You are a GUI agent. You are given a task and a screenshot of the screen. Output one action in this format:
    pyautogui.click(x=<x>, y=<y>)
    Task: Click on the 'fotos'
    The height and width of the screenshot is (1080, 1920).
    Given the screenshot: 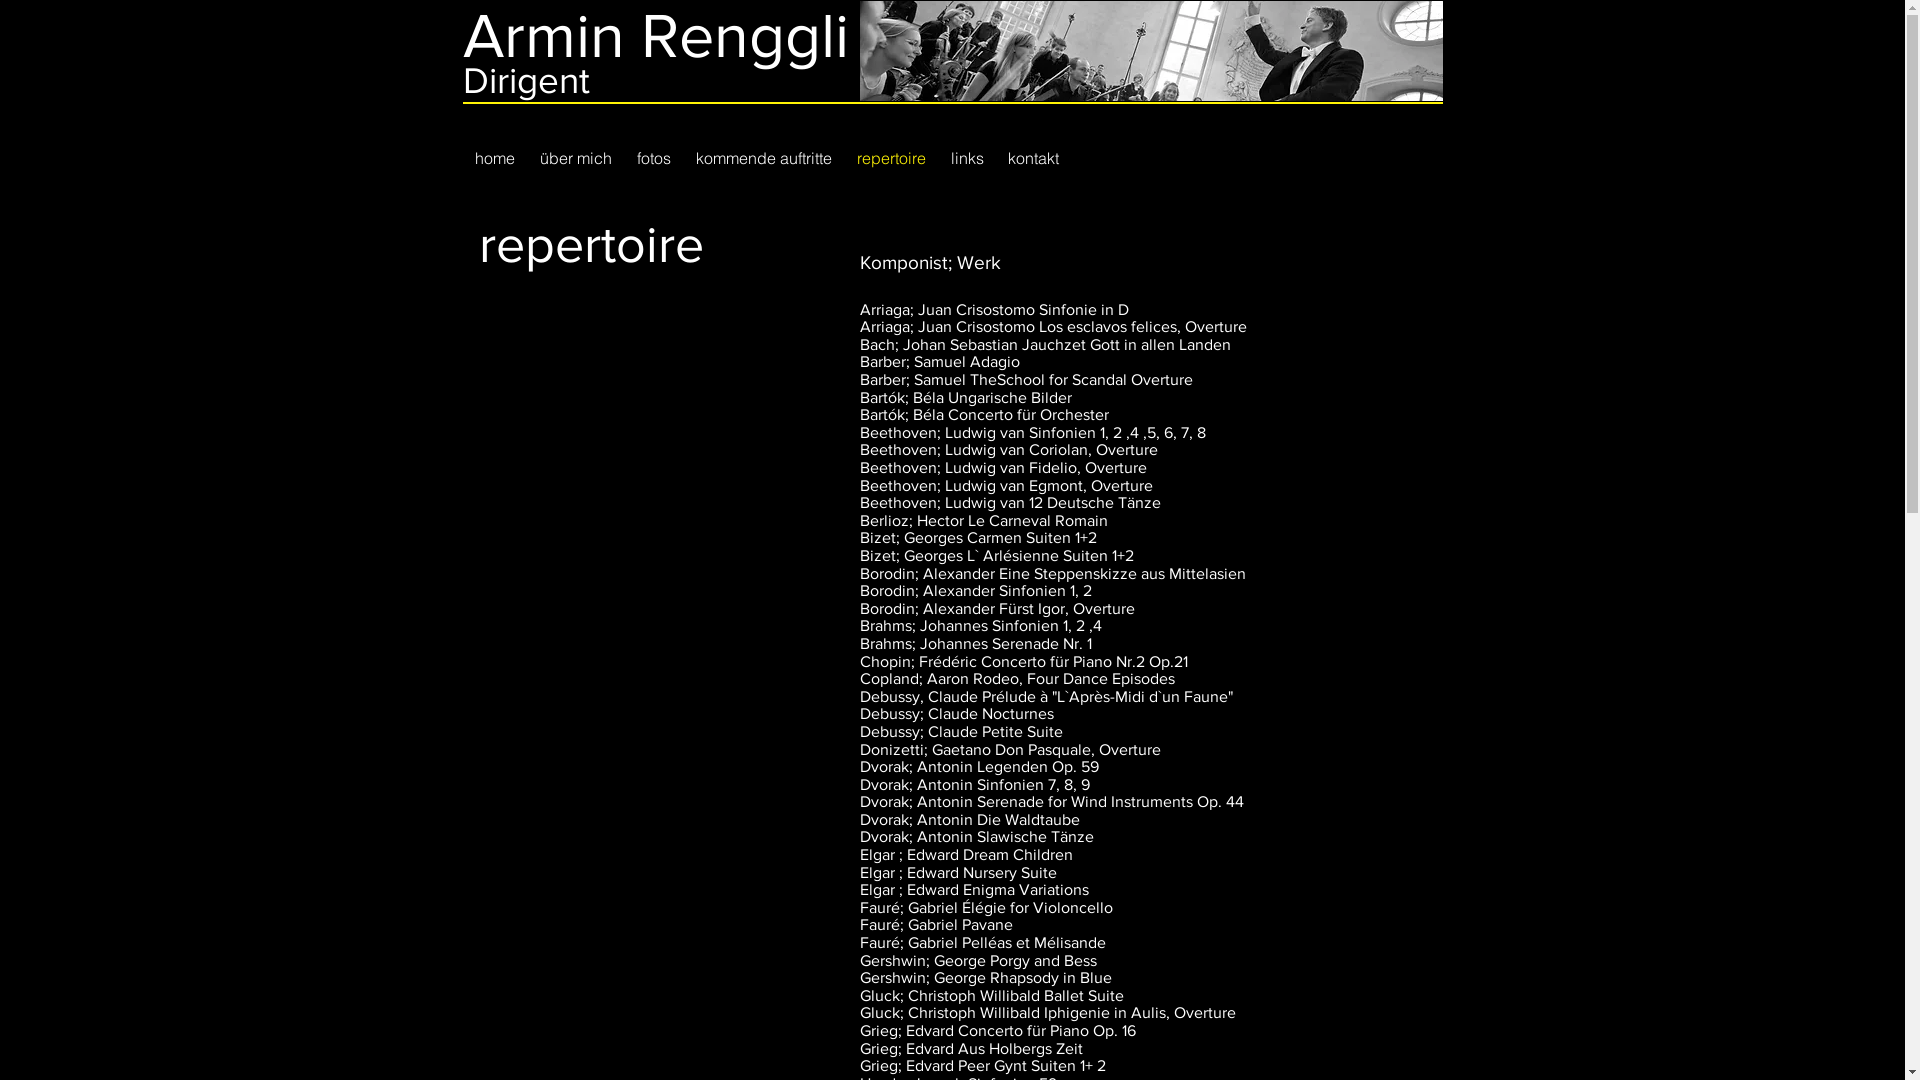 What is the action you would take?
    pyautogui.click(x=653, y=157)
    